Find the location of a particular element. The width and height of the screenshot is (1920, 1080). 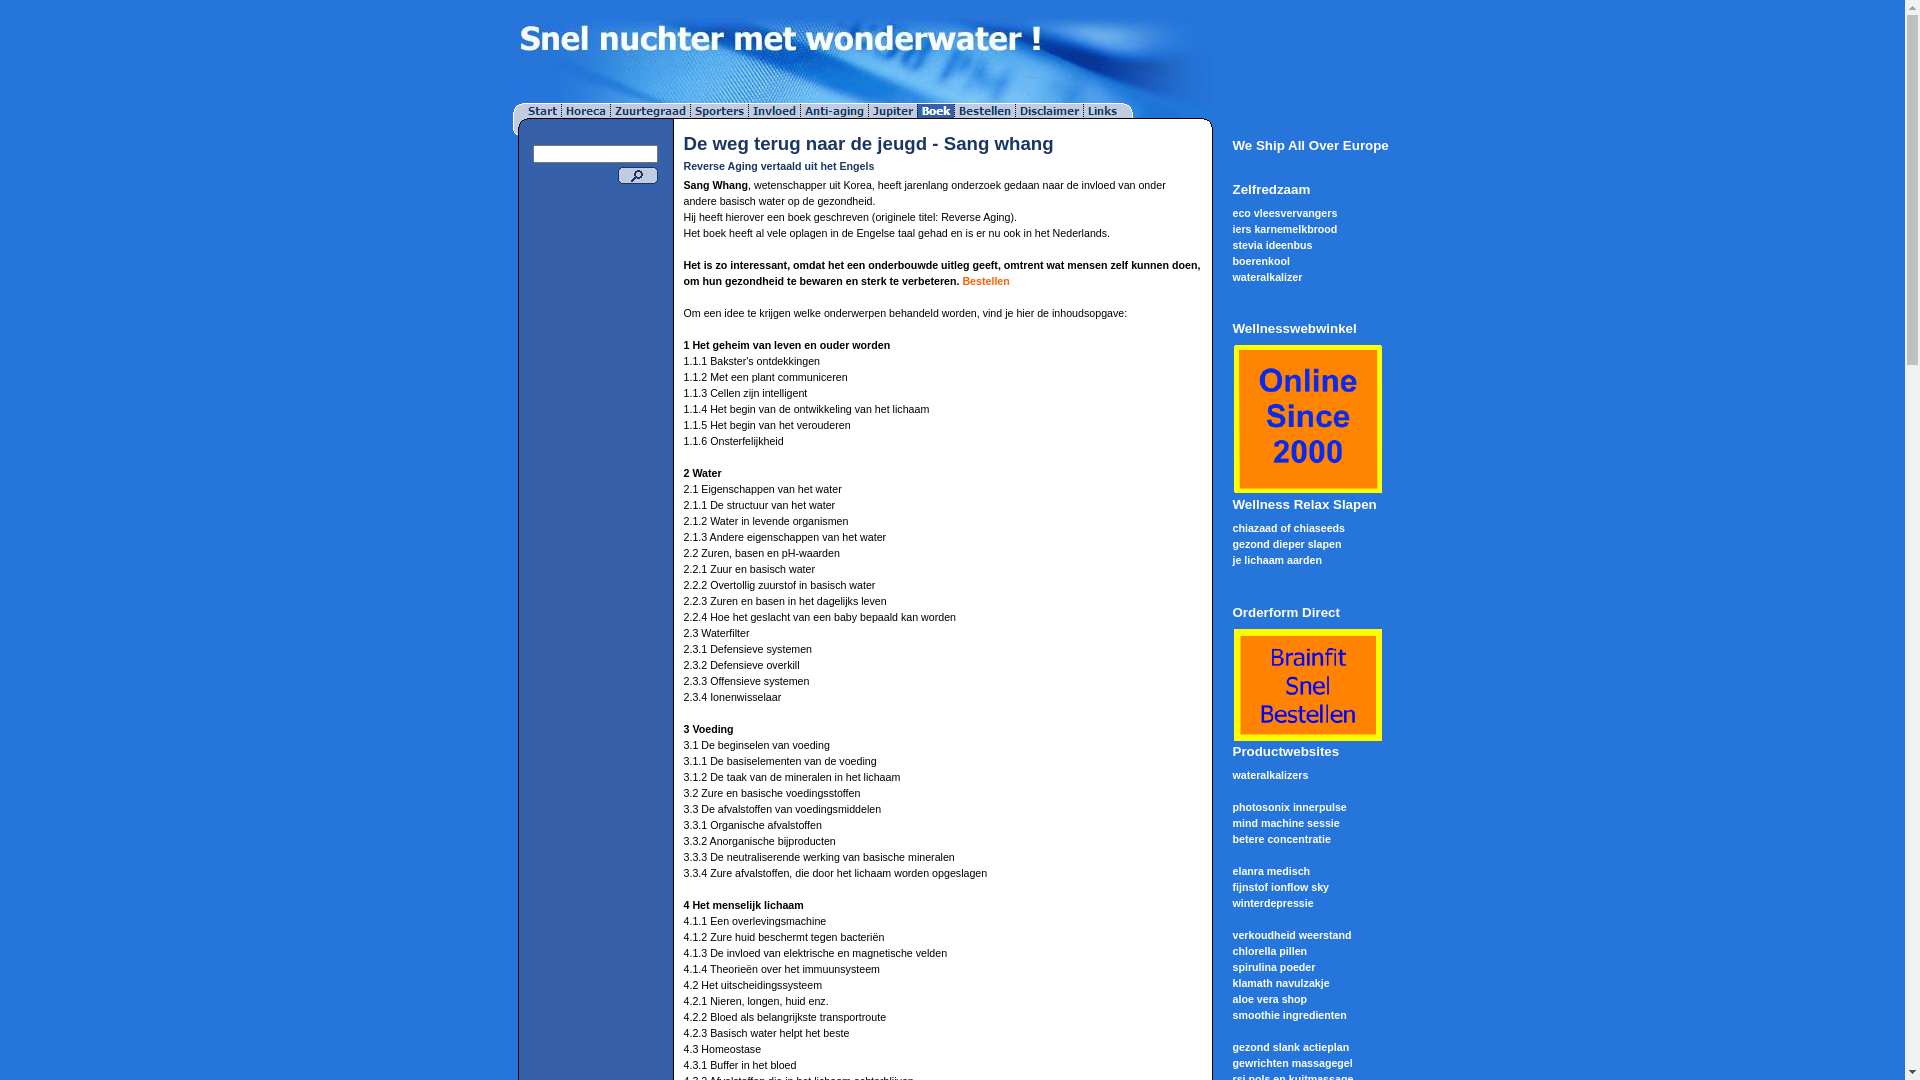

'spirulina poeder' is located at coordinates (1272, 966).